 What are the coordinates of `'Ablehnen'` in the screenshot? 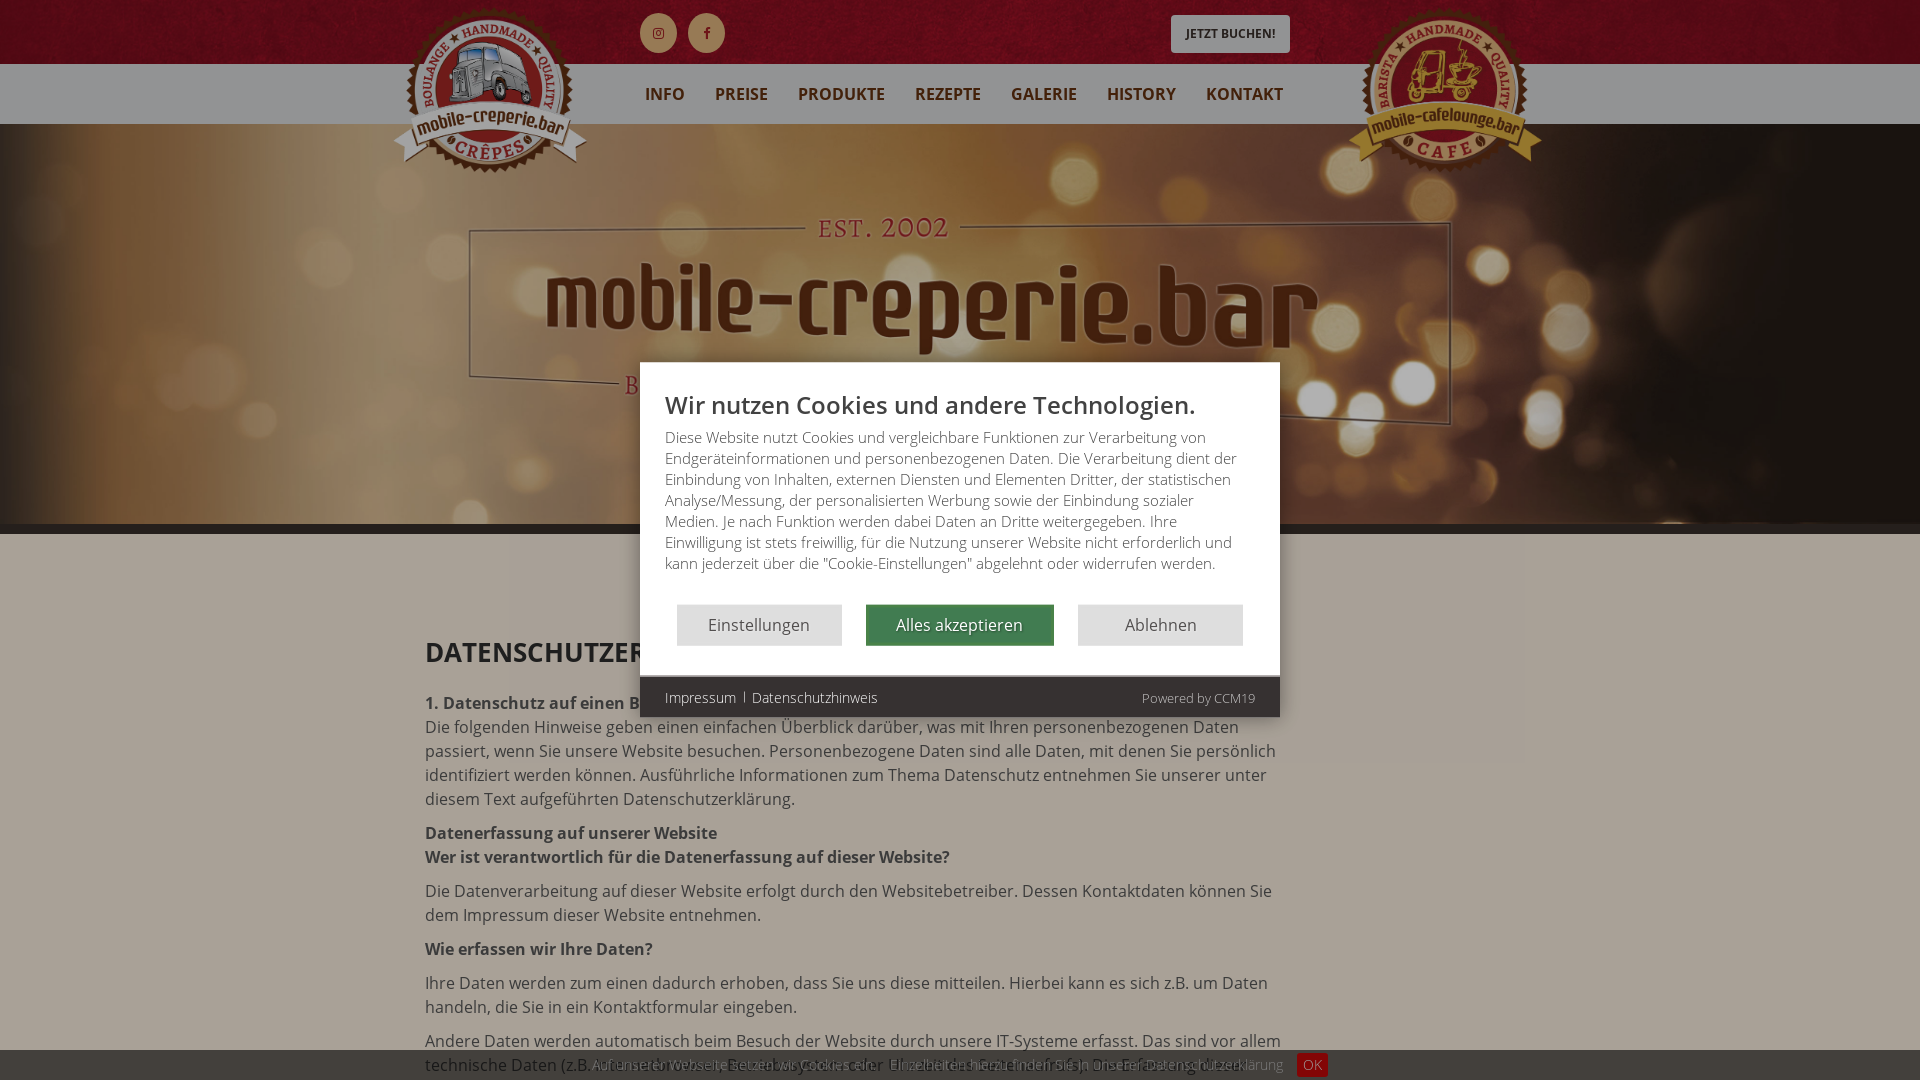 It's located at (1160, 623).